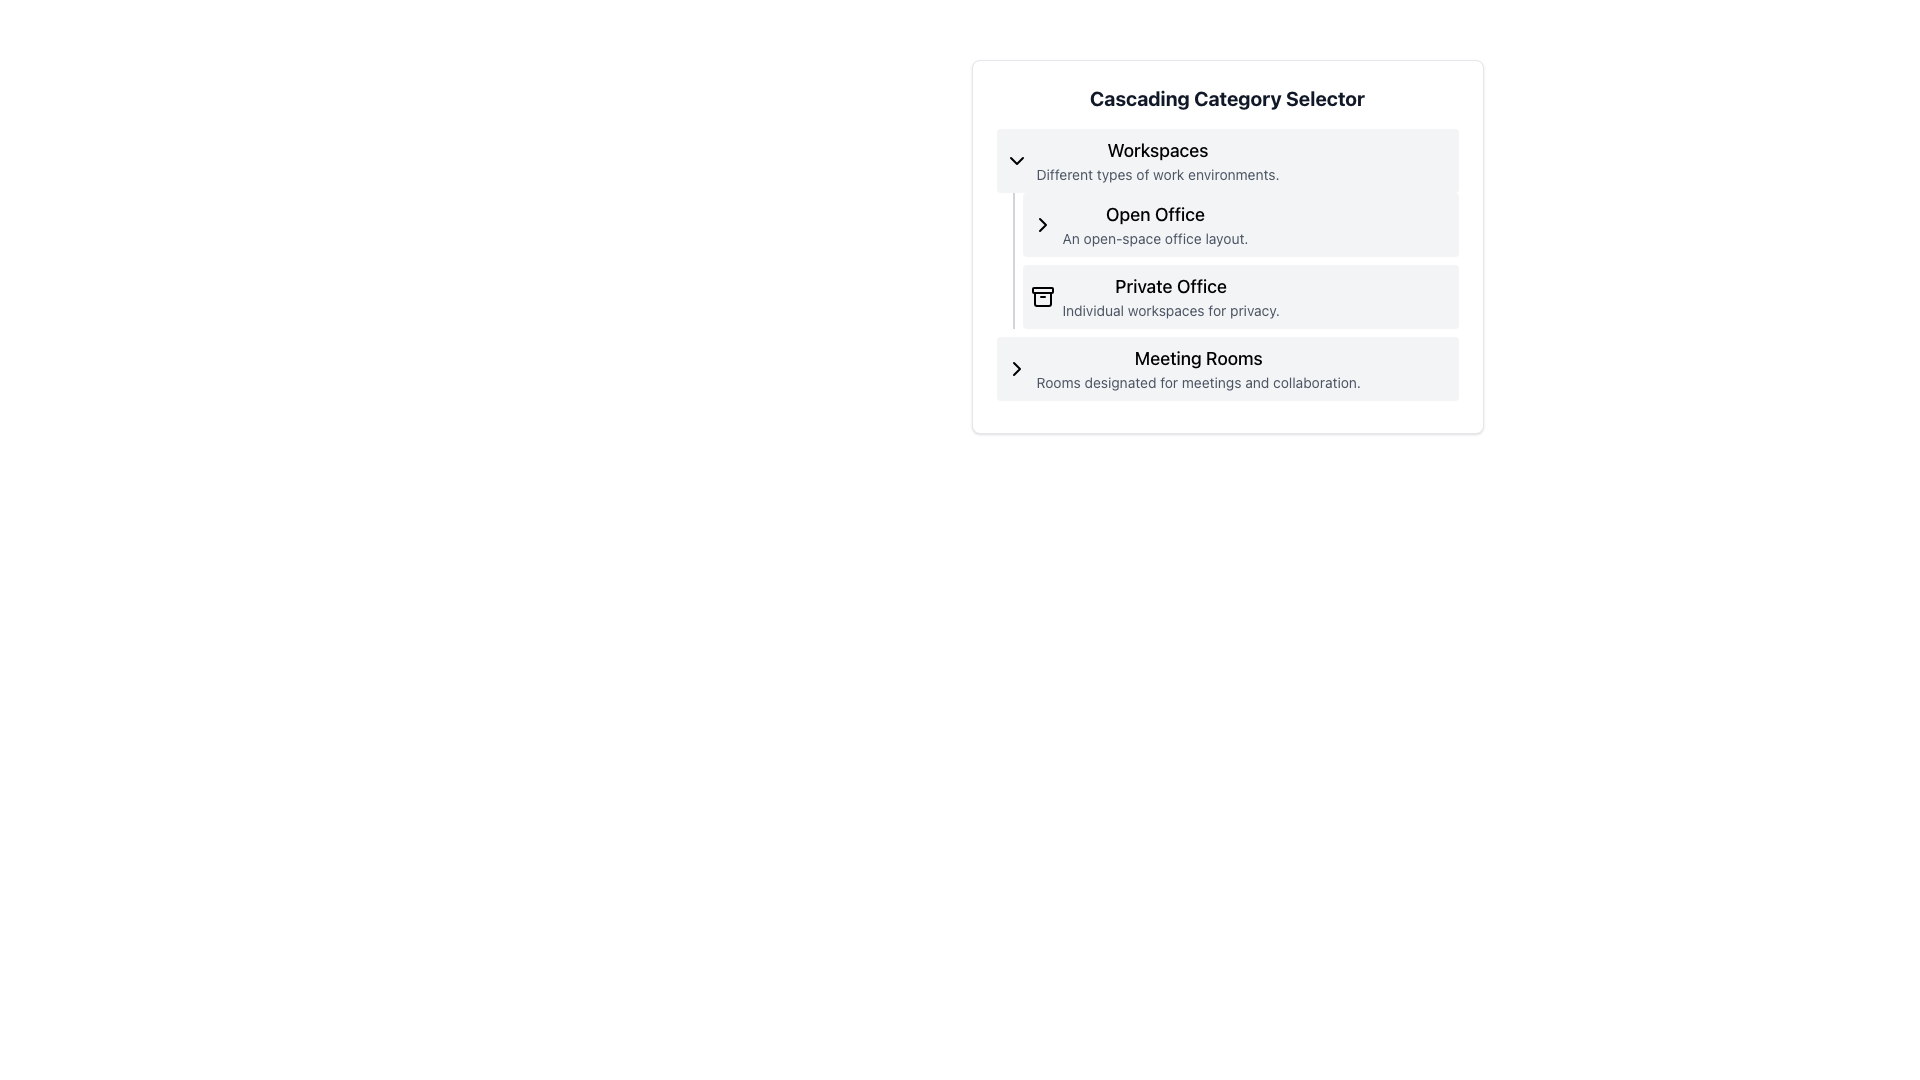 The image size is (1920, 1080). What do you see at coordinates (1239, 297) in the screenshot?
I see `to select the 'Private Office' option in the cascading selection interface, which is the second item in the 'Workspaces' category list and features a prominent title and description` at bounding box center [1239, 297].